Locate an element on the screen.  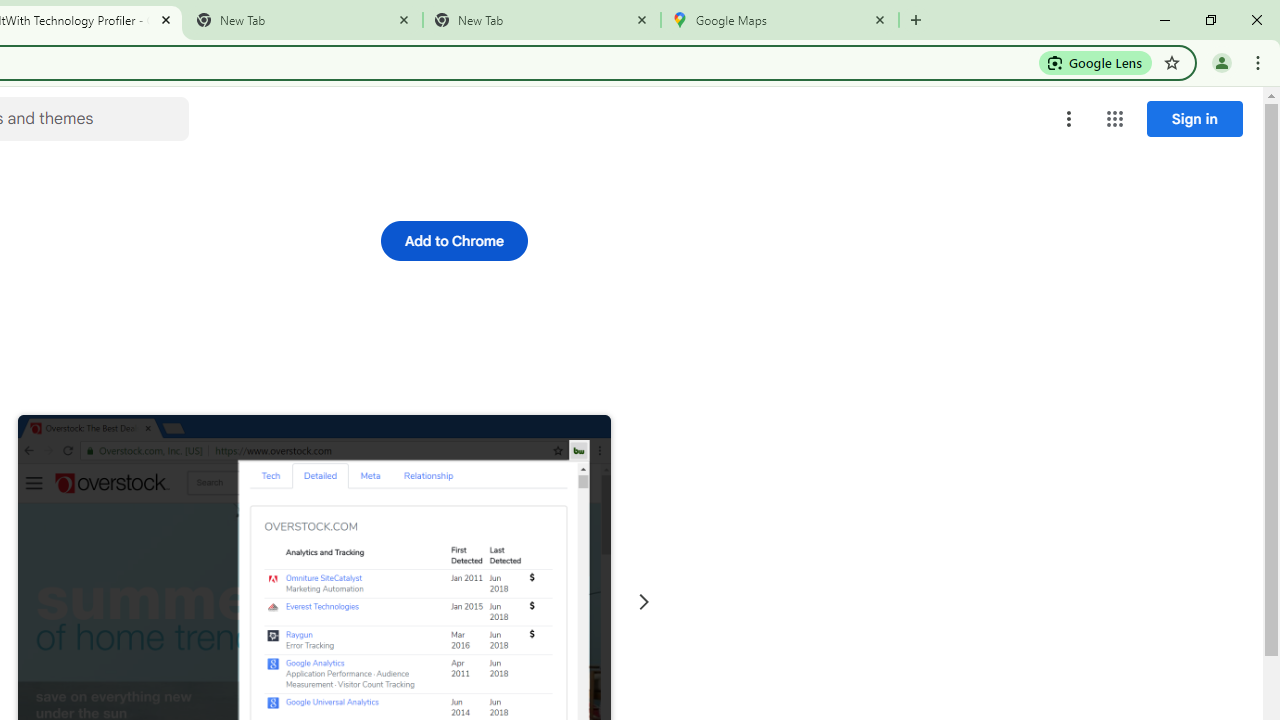
'Next slide' is located at coordinates (643, 601).